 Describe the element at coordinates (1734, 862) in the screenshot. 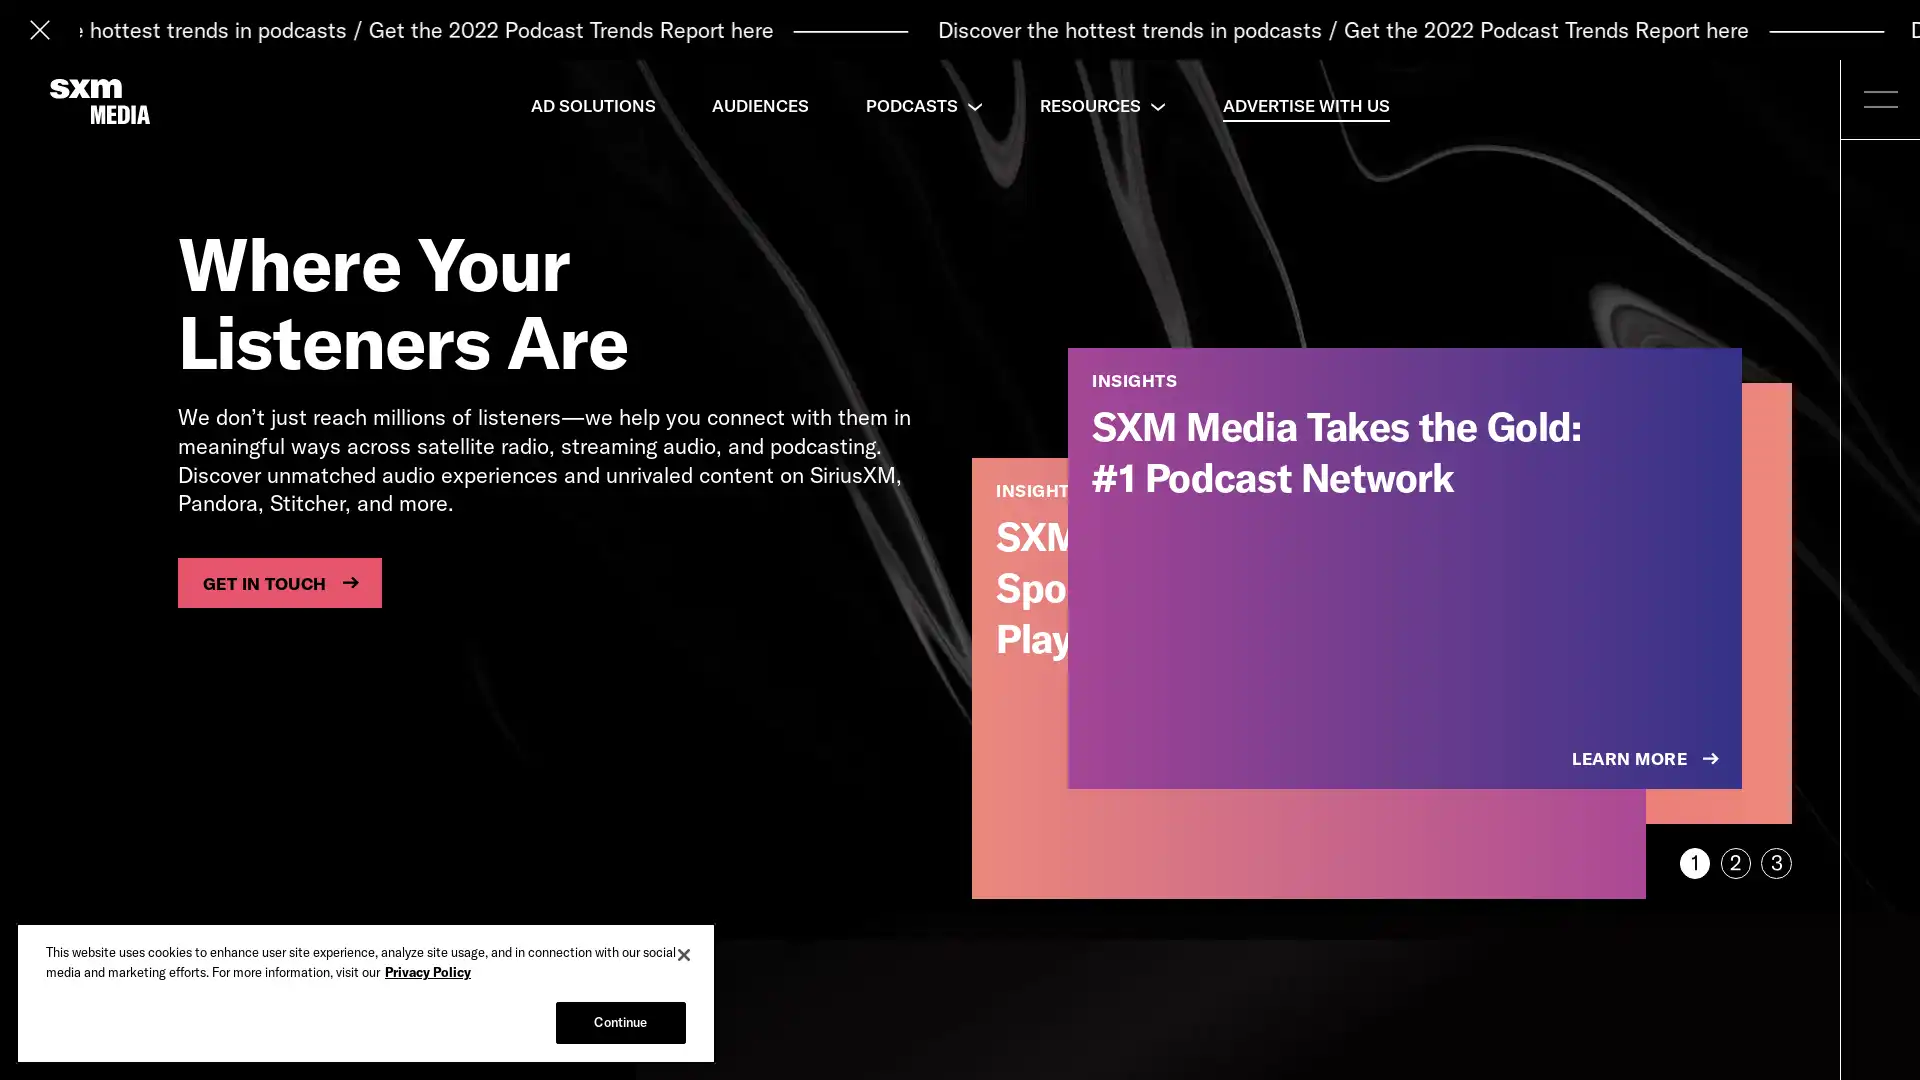

I see `2` at that location.